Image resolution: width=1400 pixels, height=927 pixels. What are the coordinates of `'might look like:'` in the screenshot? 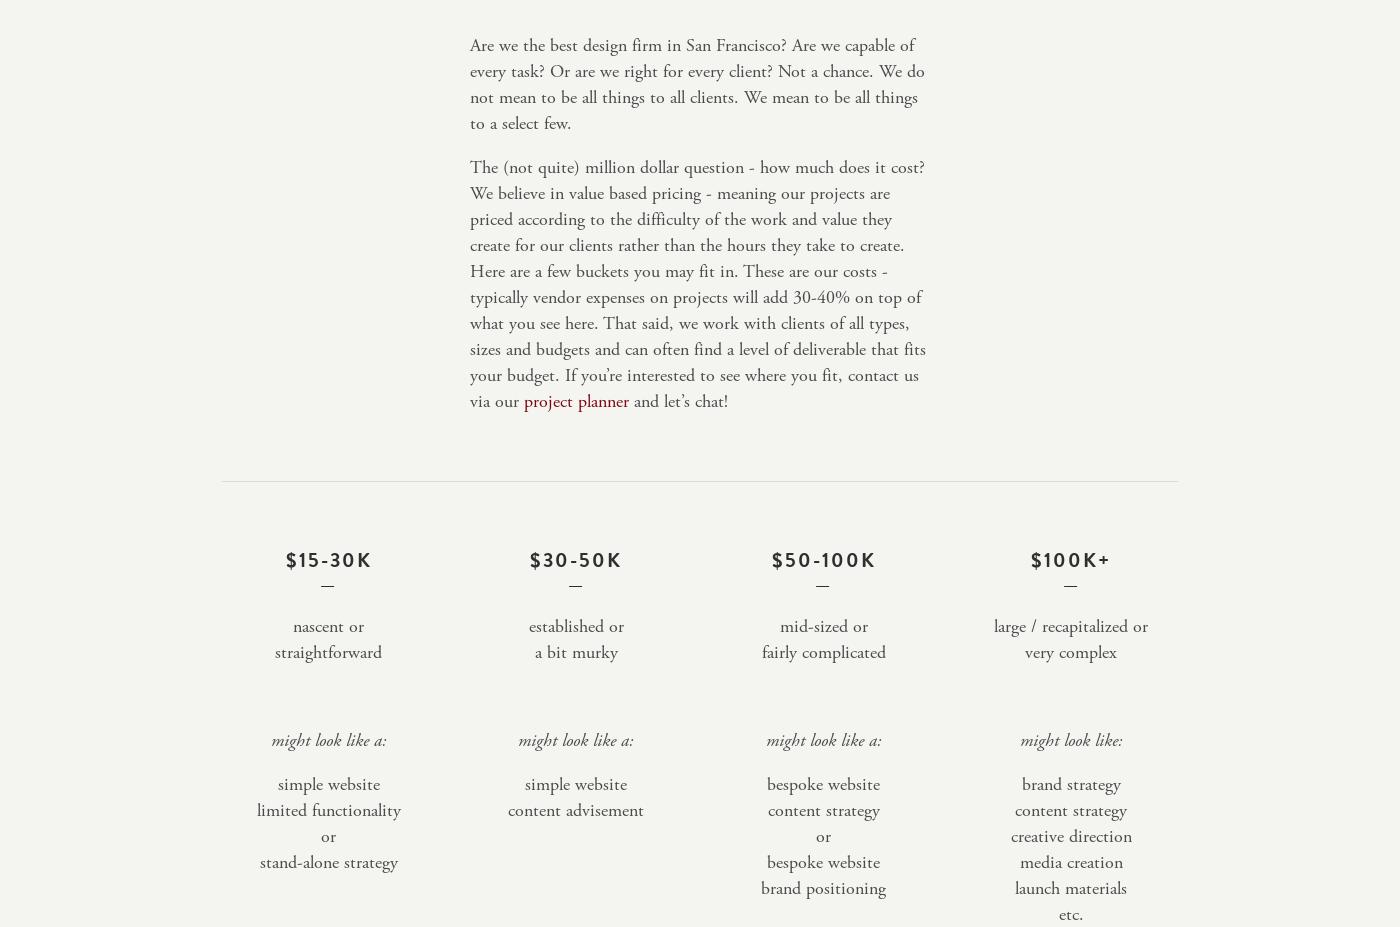 It's located at (1070, 739).